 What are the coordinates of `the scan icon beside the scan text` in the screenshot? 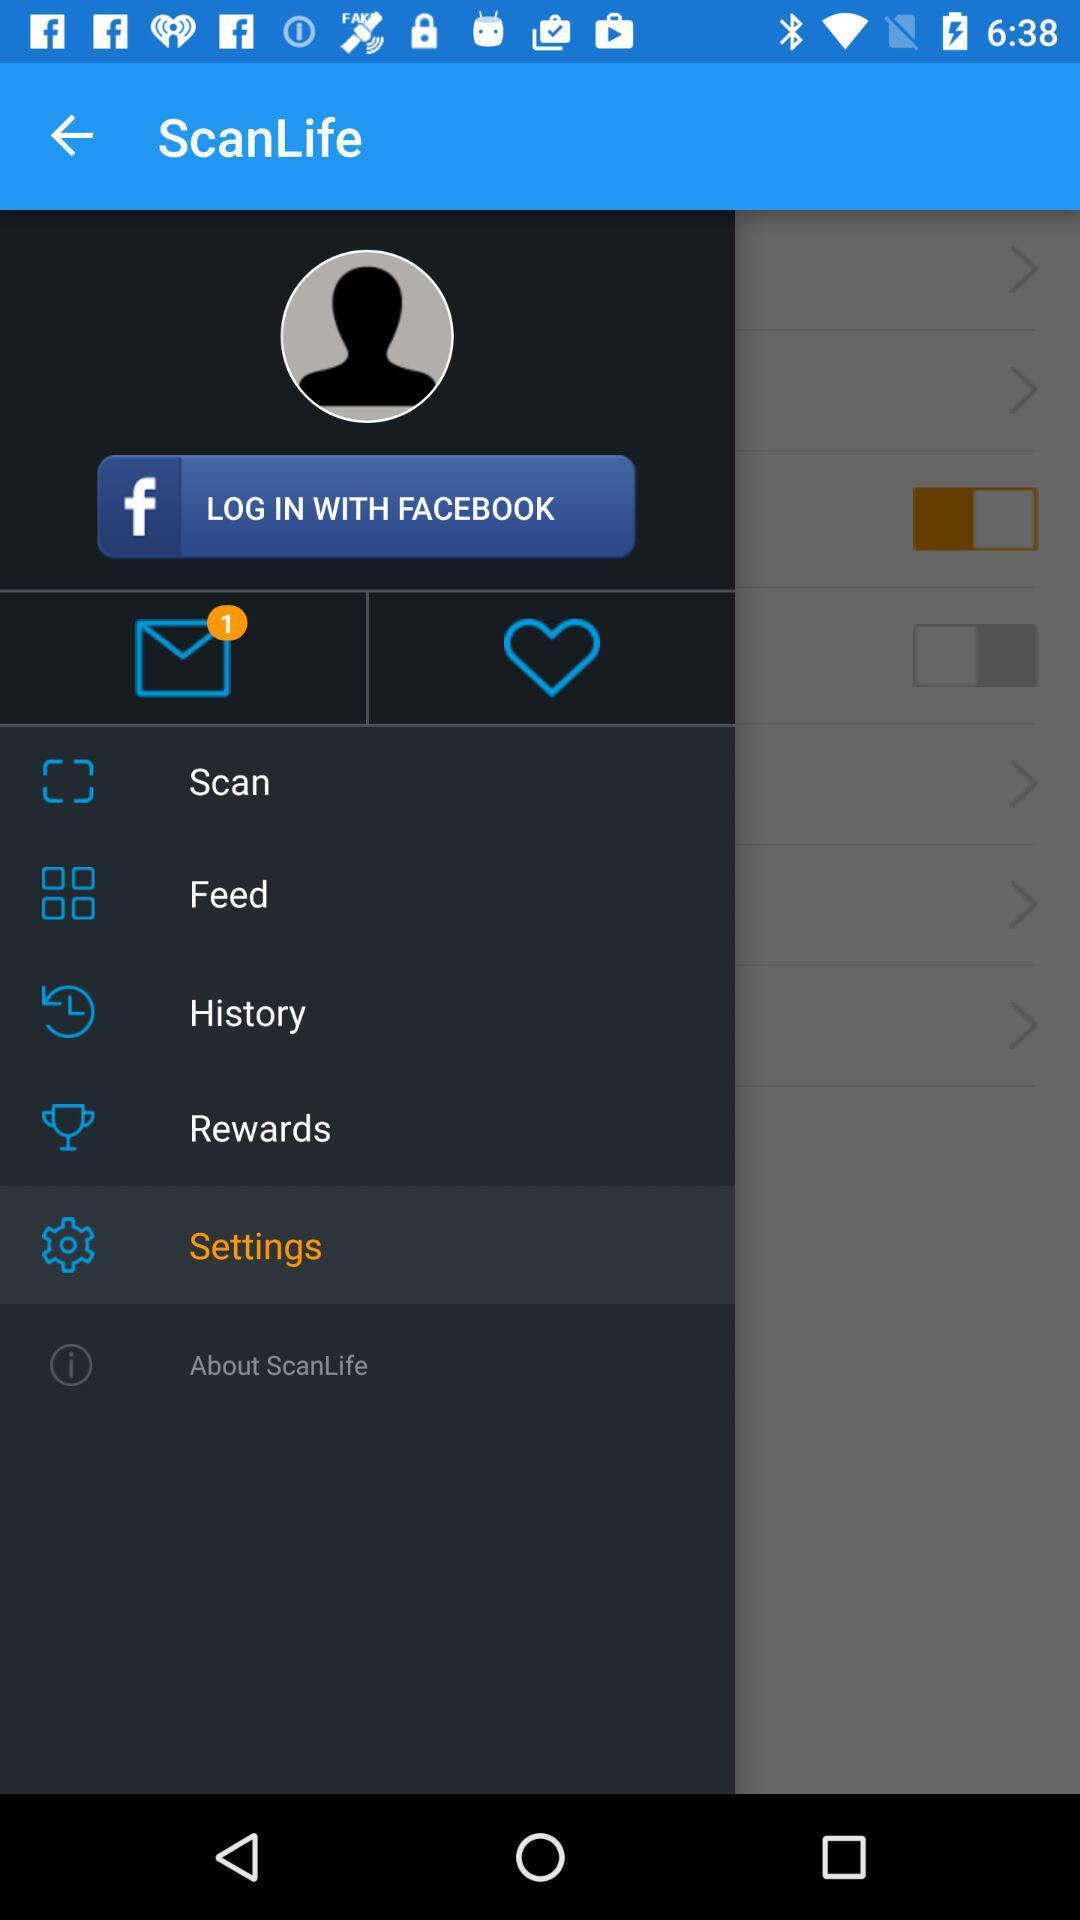 It's located at (67, 780).